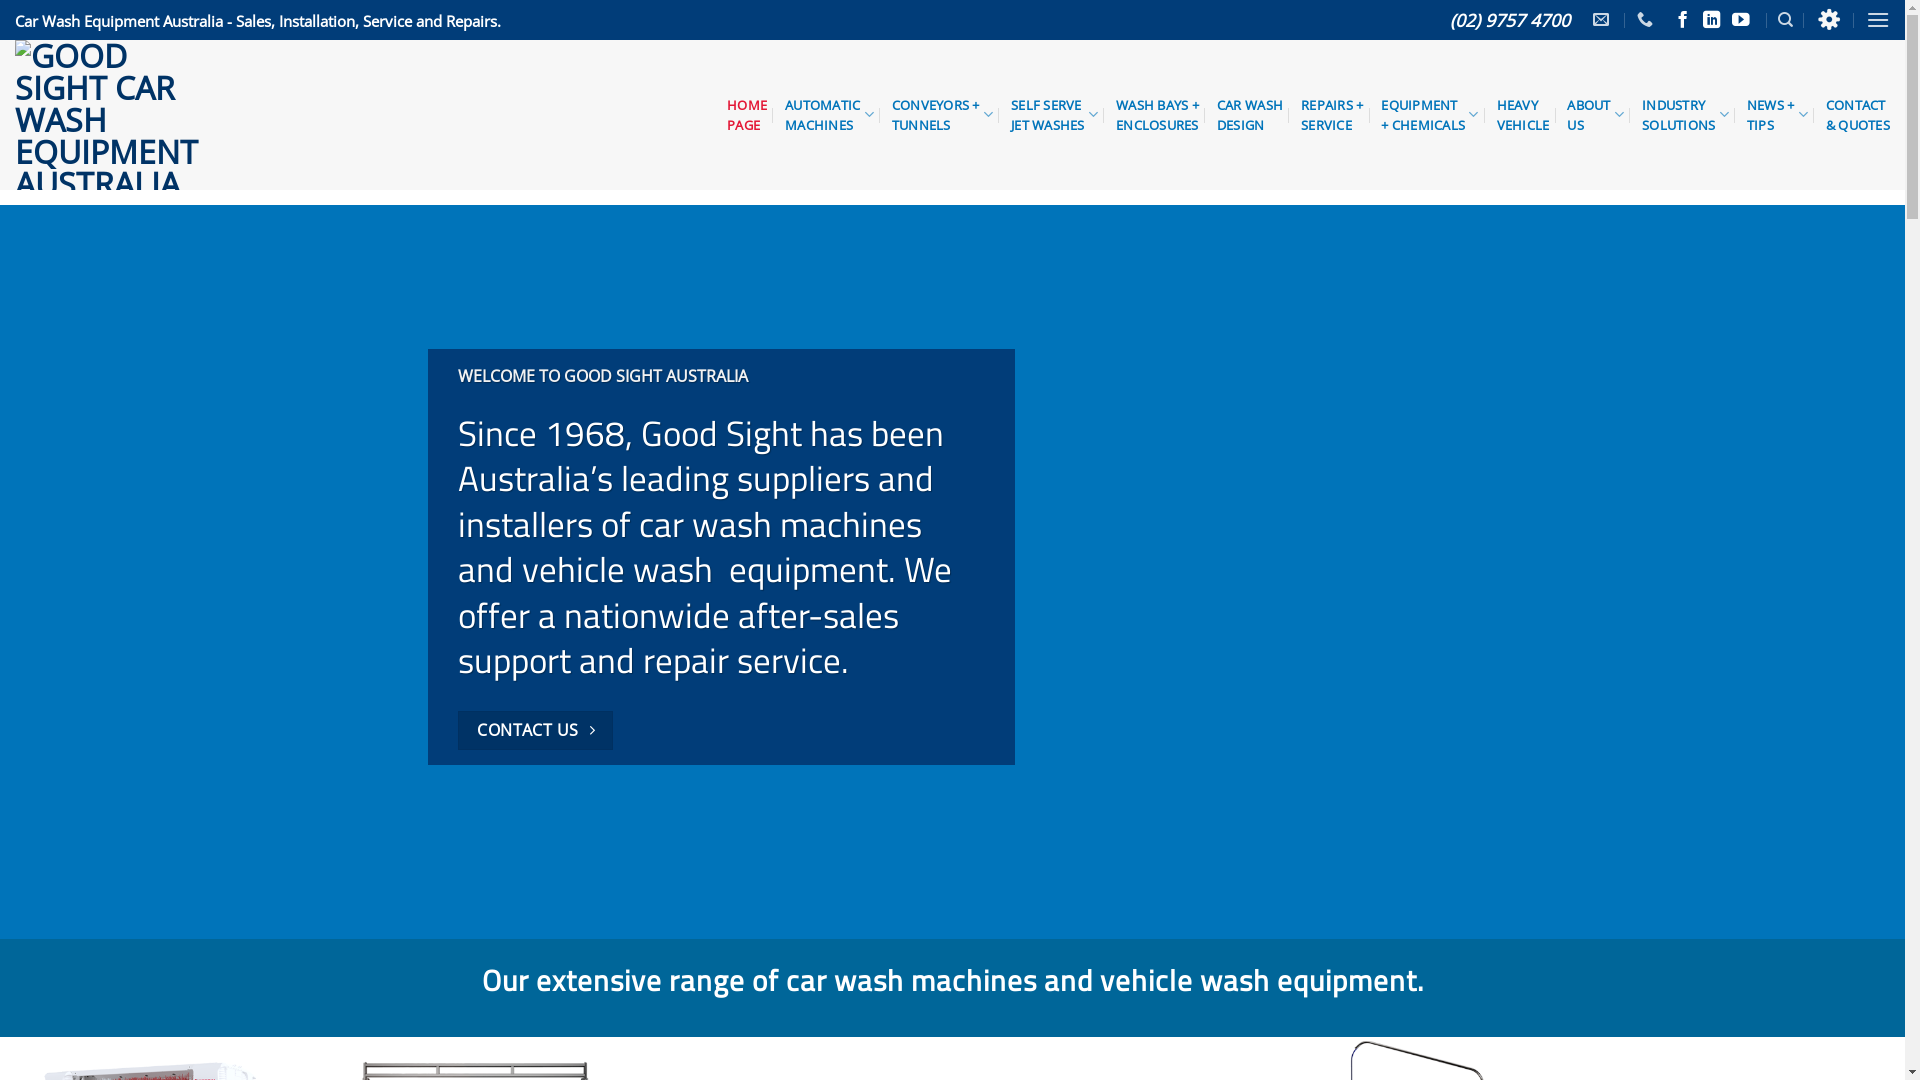  I want to click on '0297574700', so click(1647, 19).